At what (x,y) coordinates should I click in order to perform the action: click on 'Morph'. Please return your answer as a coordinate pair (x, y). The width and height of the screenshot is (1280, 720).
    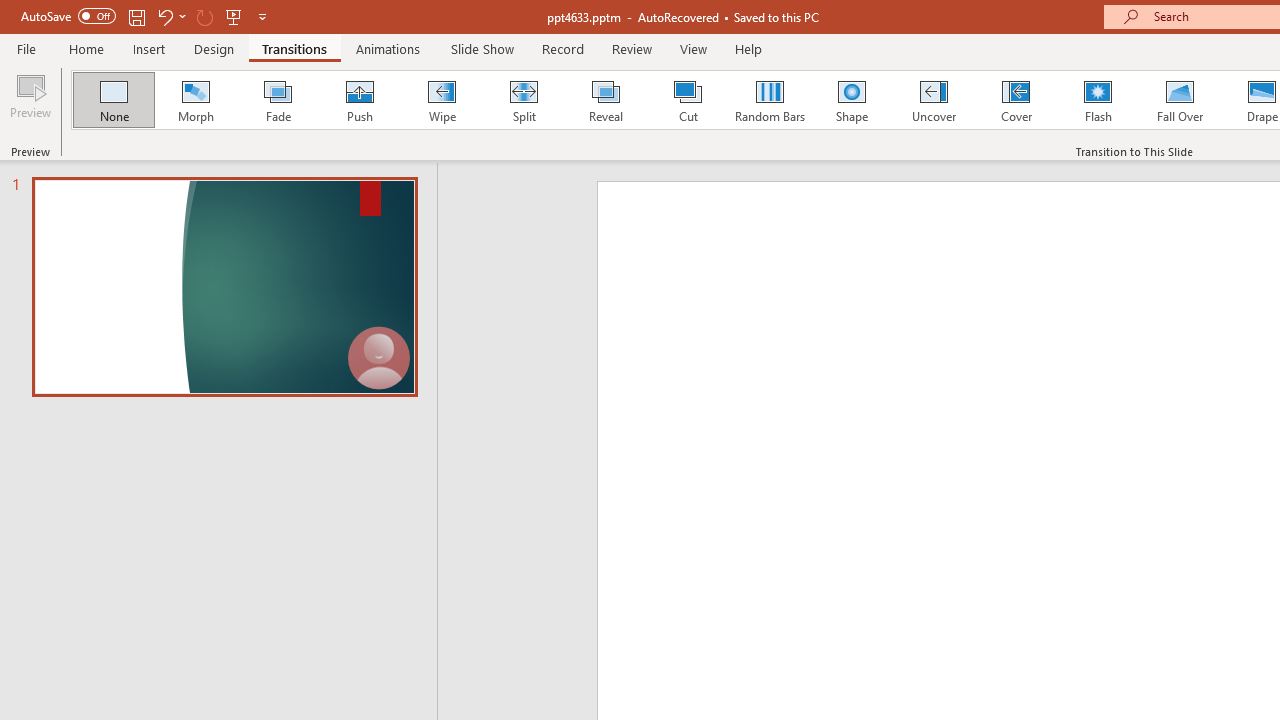
    Looking at the image, I should click on (195, 100).